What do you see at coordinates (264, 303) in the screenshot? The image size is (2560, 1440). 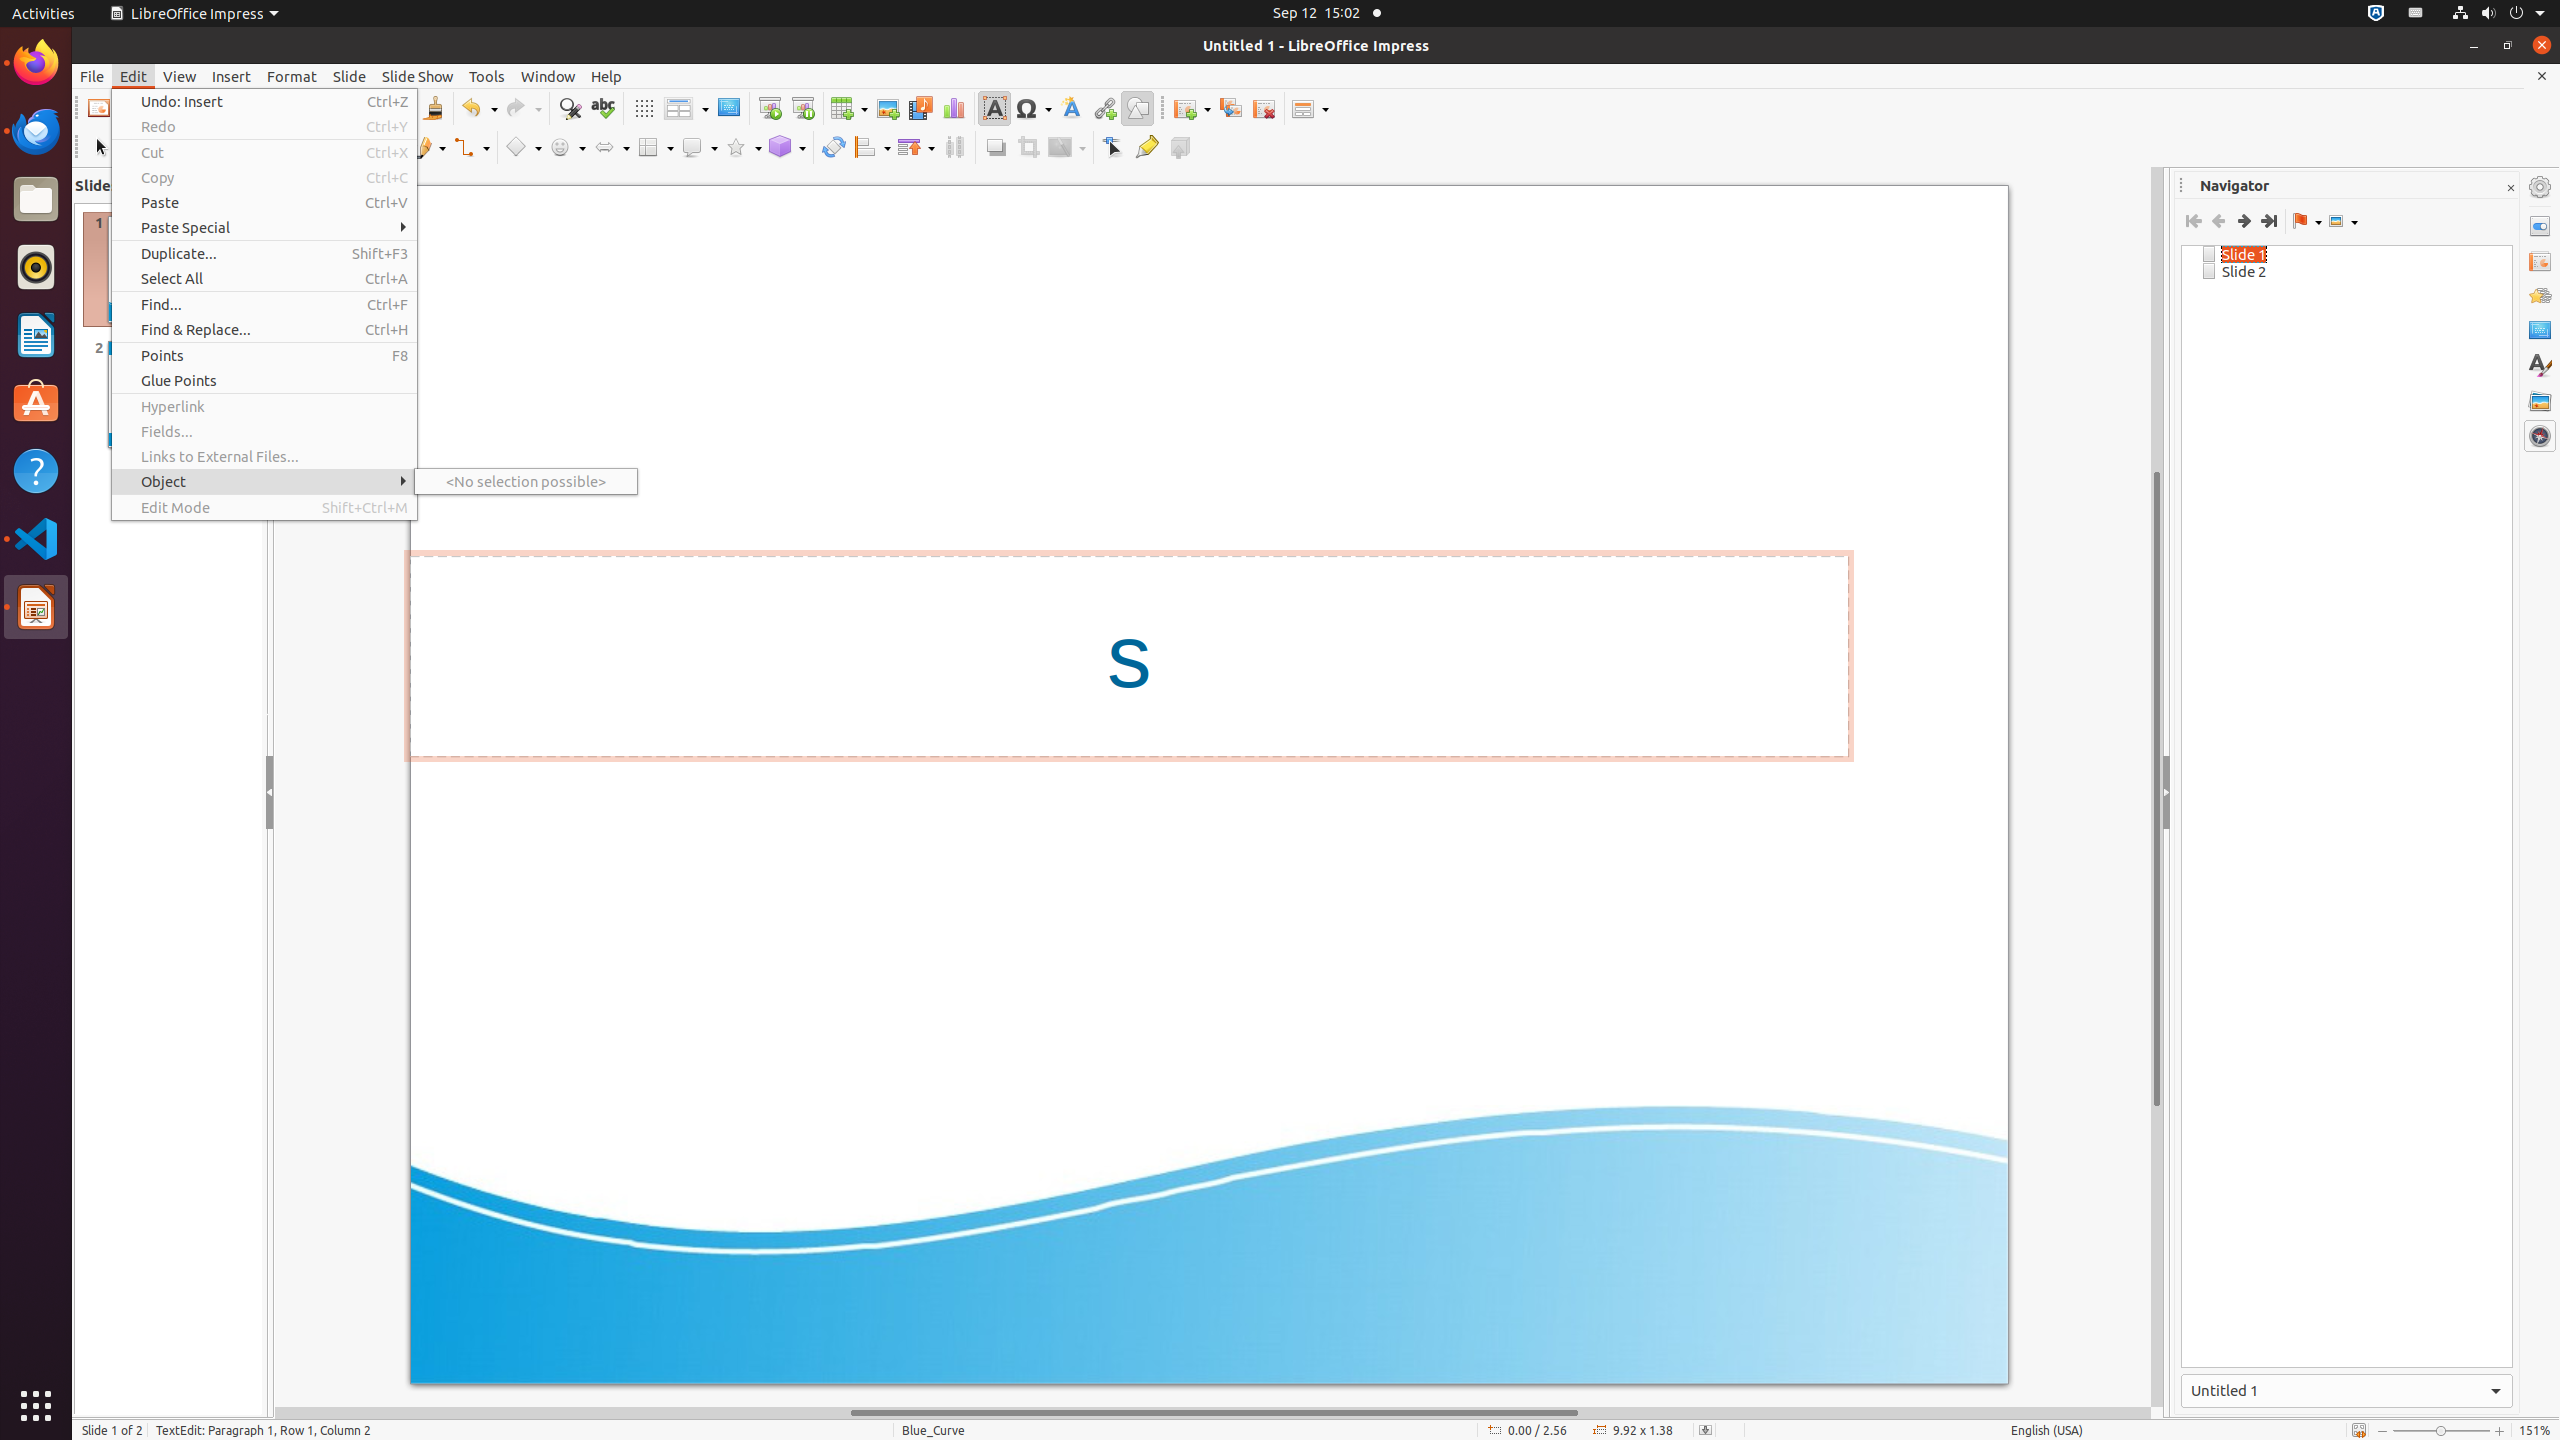 I see `'Find...'` at bounding box center [264, 303].